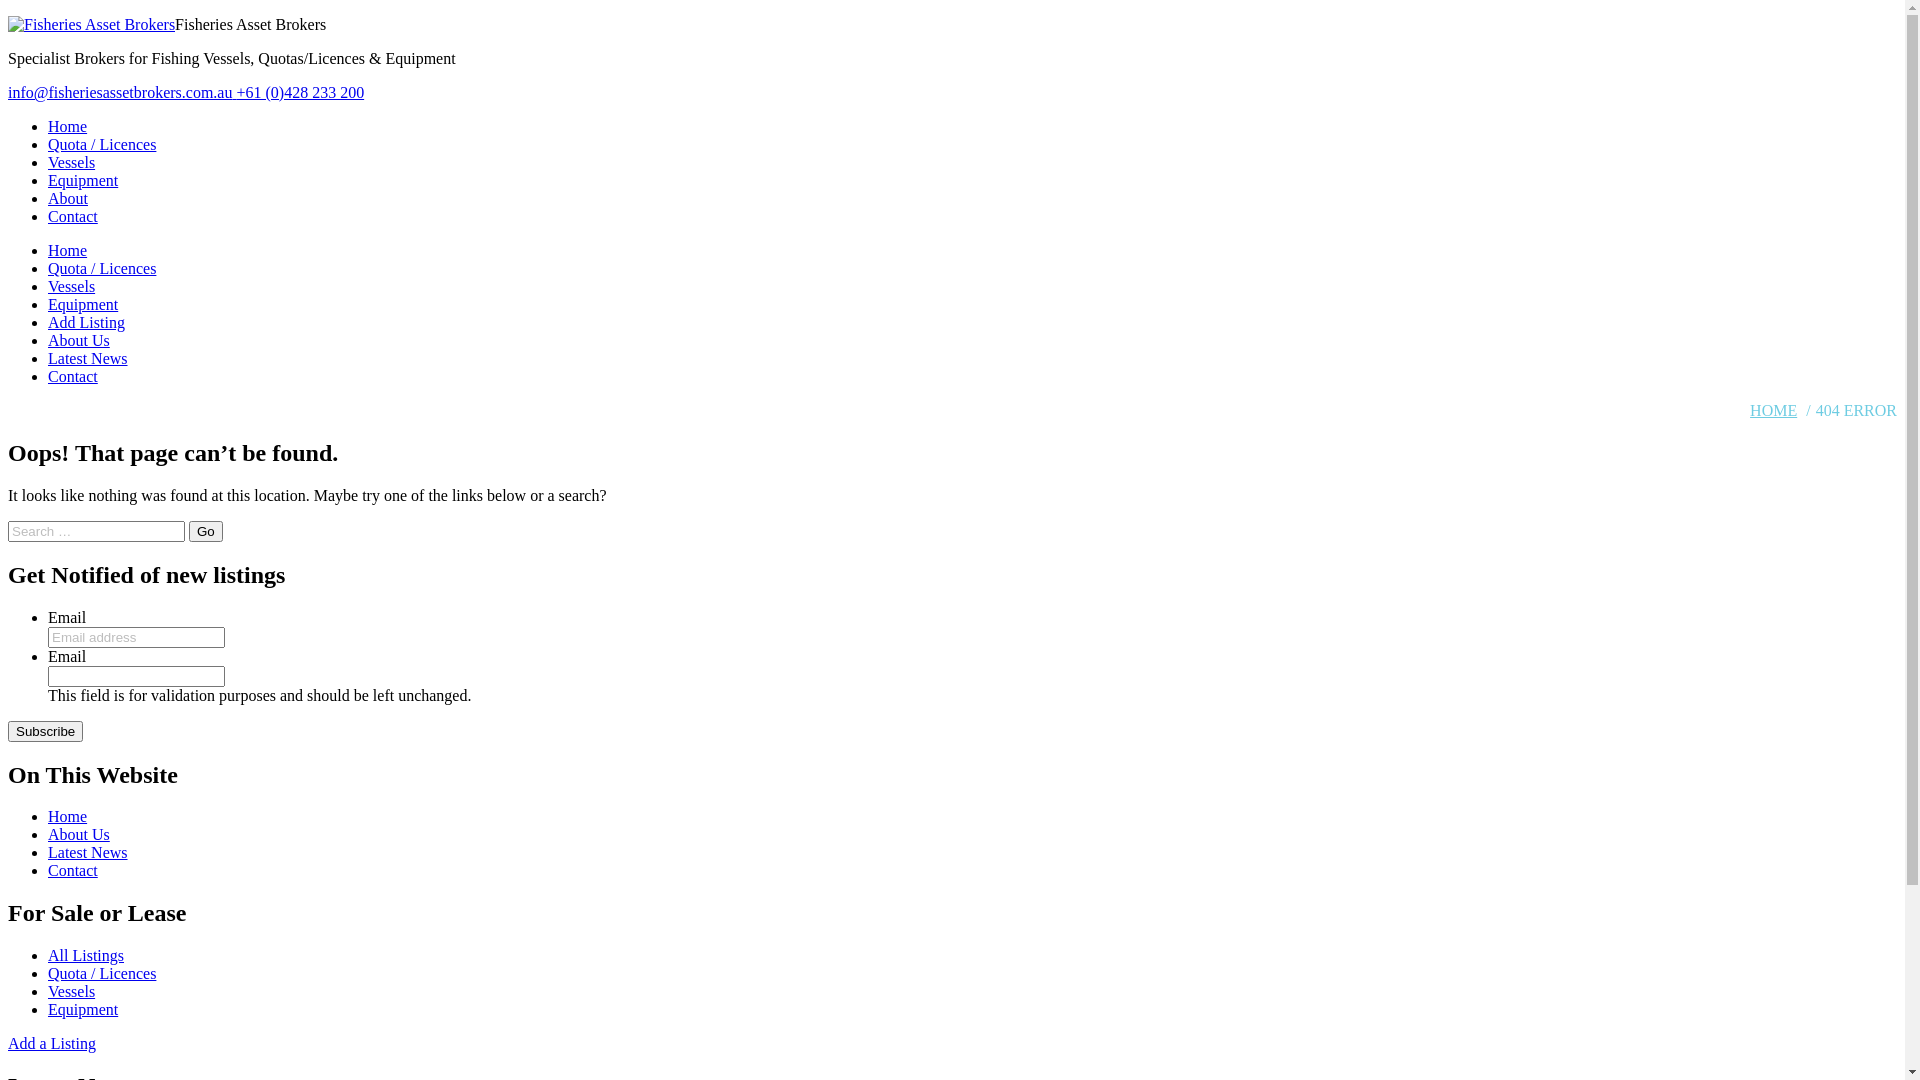 This screenshot has width=1920, height=1080. Describe the element at coordinates (85, 954) in the screenshot. I see `'All Listings'` at that location.